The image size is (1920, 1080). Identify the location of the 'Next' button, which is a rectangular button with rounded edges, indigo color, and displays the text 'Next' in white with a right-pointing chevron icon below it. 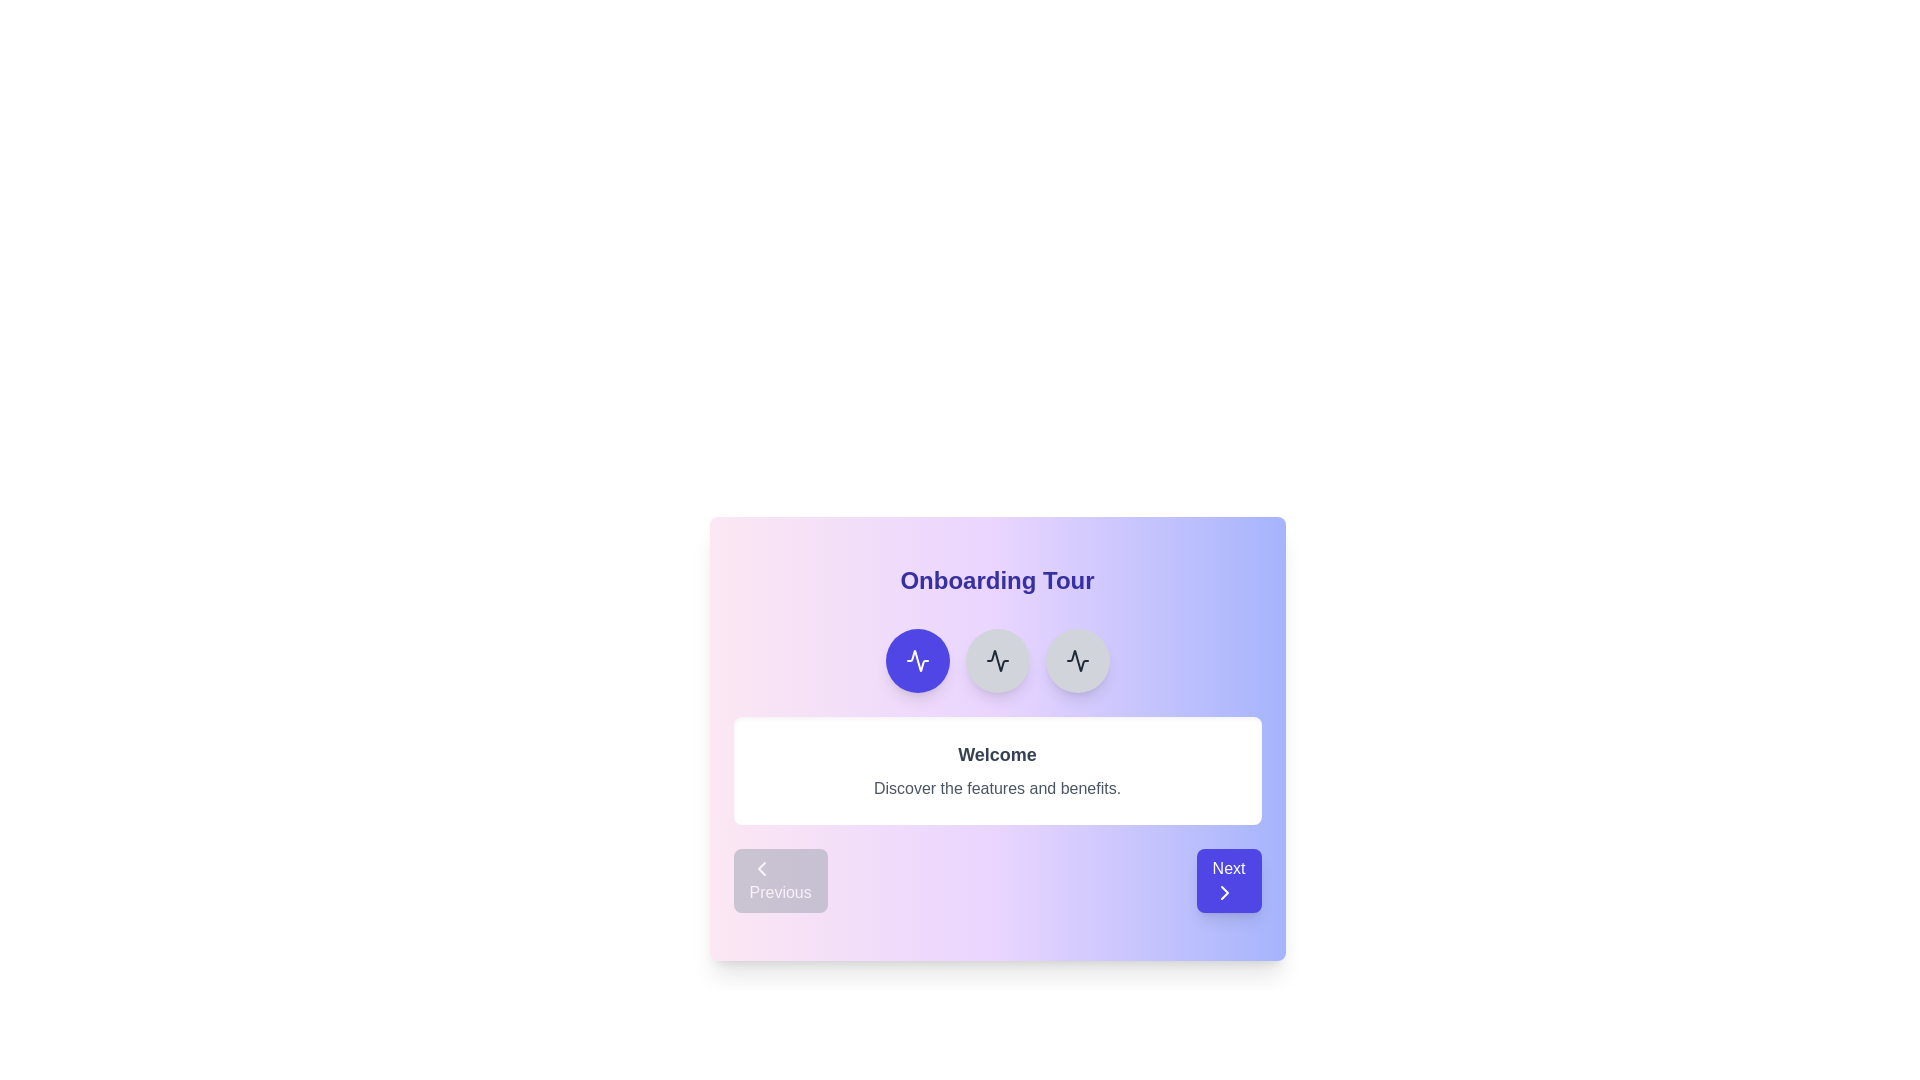
(1227, 879).